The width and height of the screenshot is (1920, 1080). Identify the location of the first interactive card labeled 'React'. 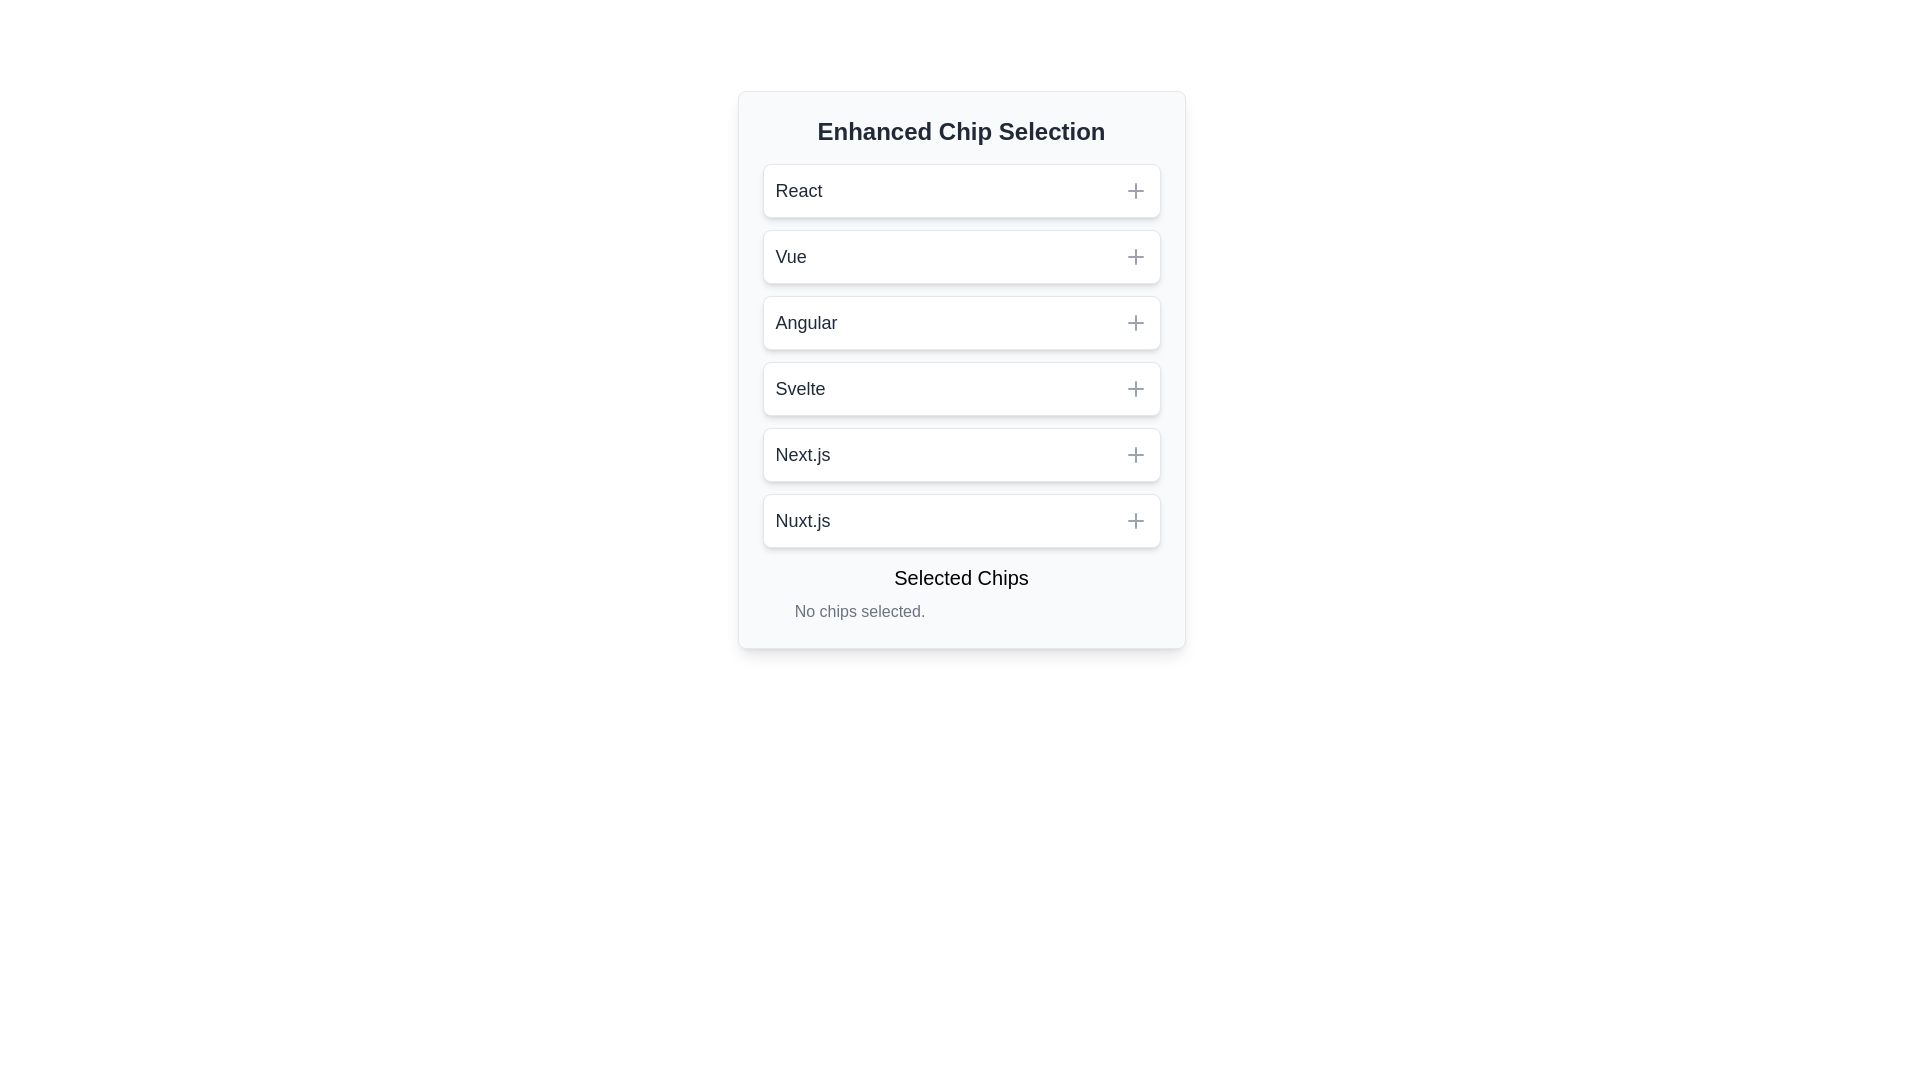
(961, 191).